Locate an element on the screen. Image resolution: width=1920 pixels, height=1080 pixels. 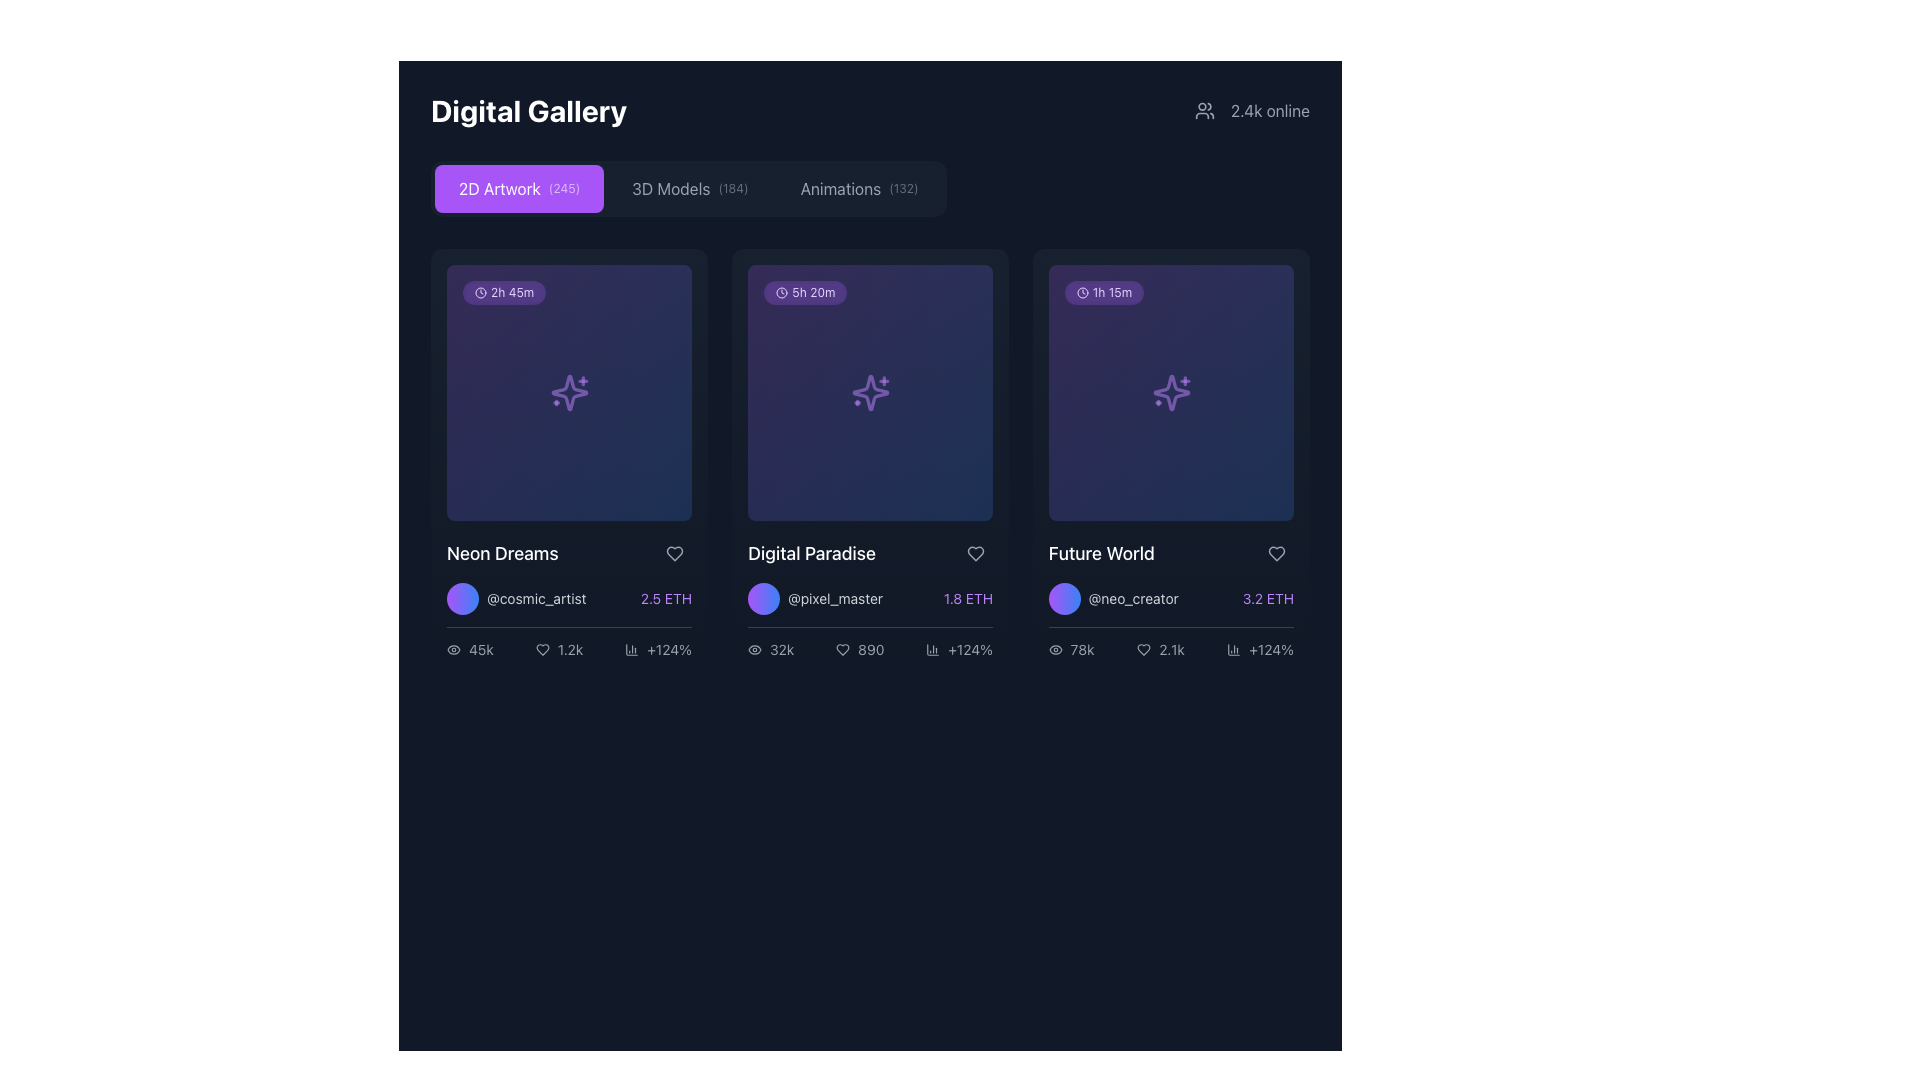
the star-shaped decorative icon with a sparkly design, located within the purple card titled 'Digital Paradise' is located at coordinates (870, 393).